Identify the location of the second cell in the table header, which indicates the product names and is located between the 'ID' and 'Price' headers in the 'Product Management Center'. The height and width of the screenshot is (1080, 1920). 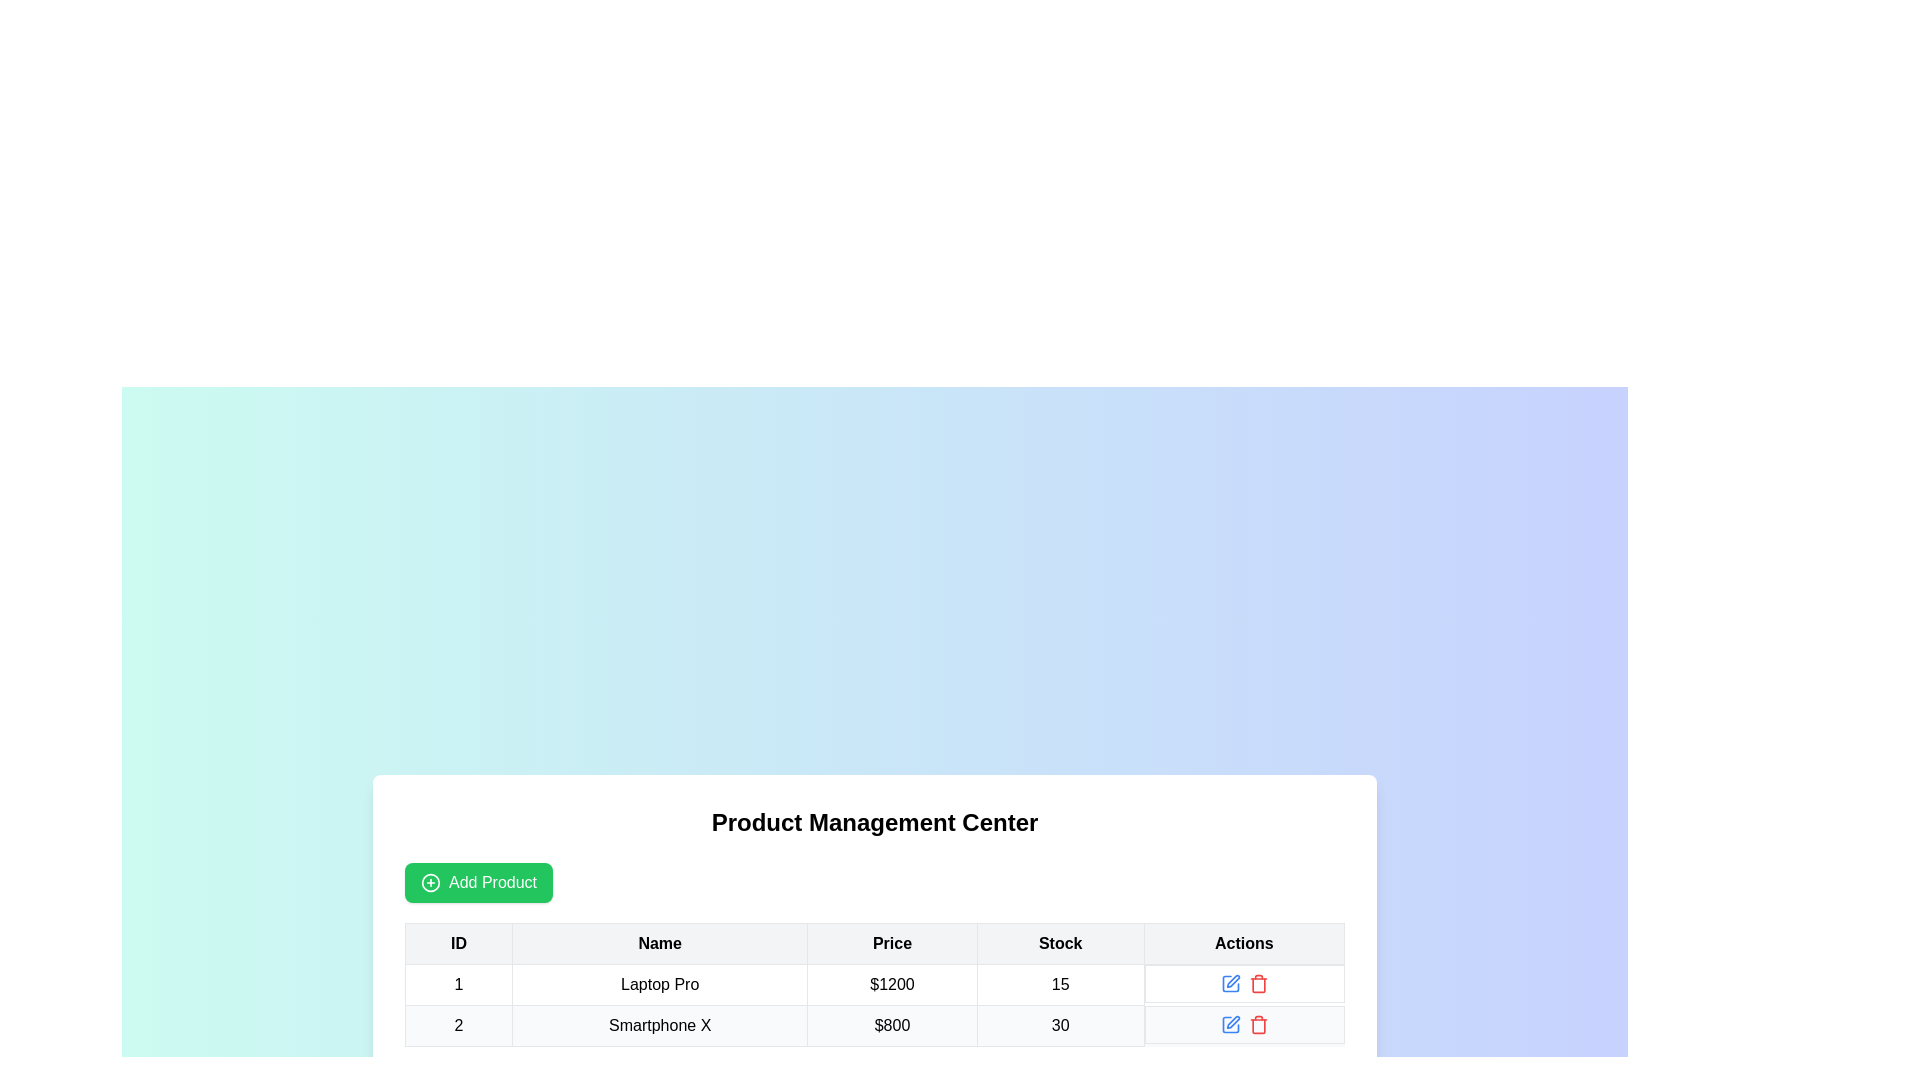
(660, 944).